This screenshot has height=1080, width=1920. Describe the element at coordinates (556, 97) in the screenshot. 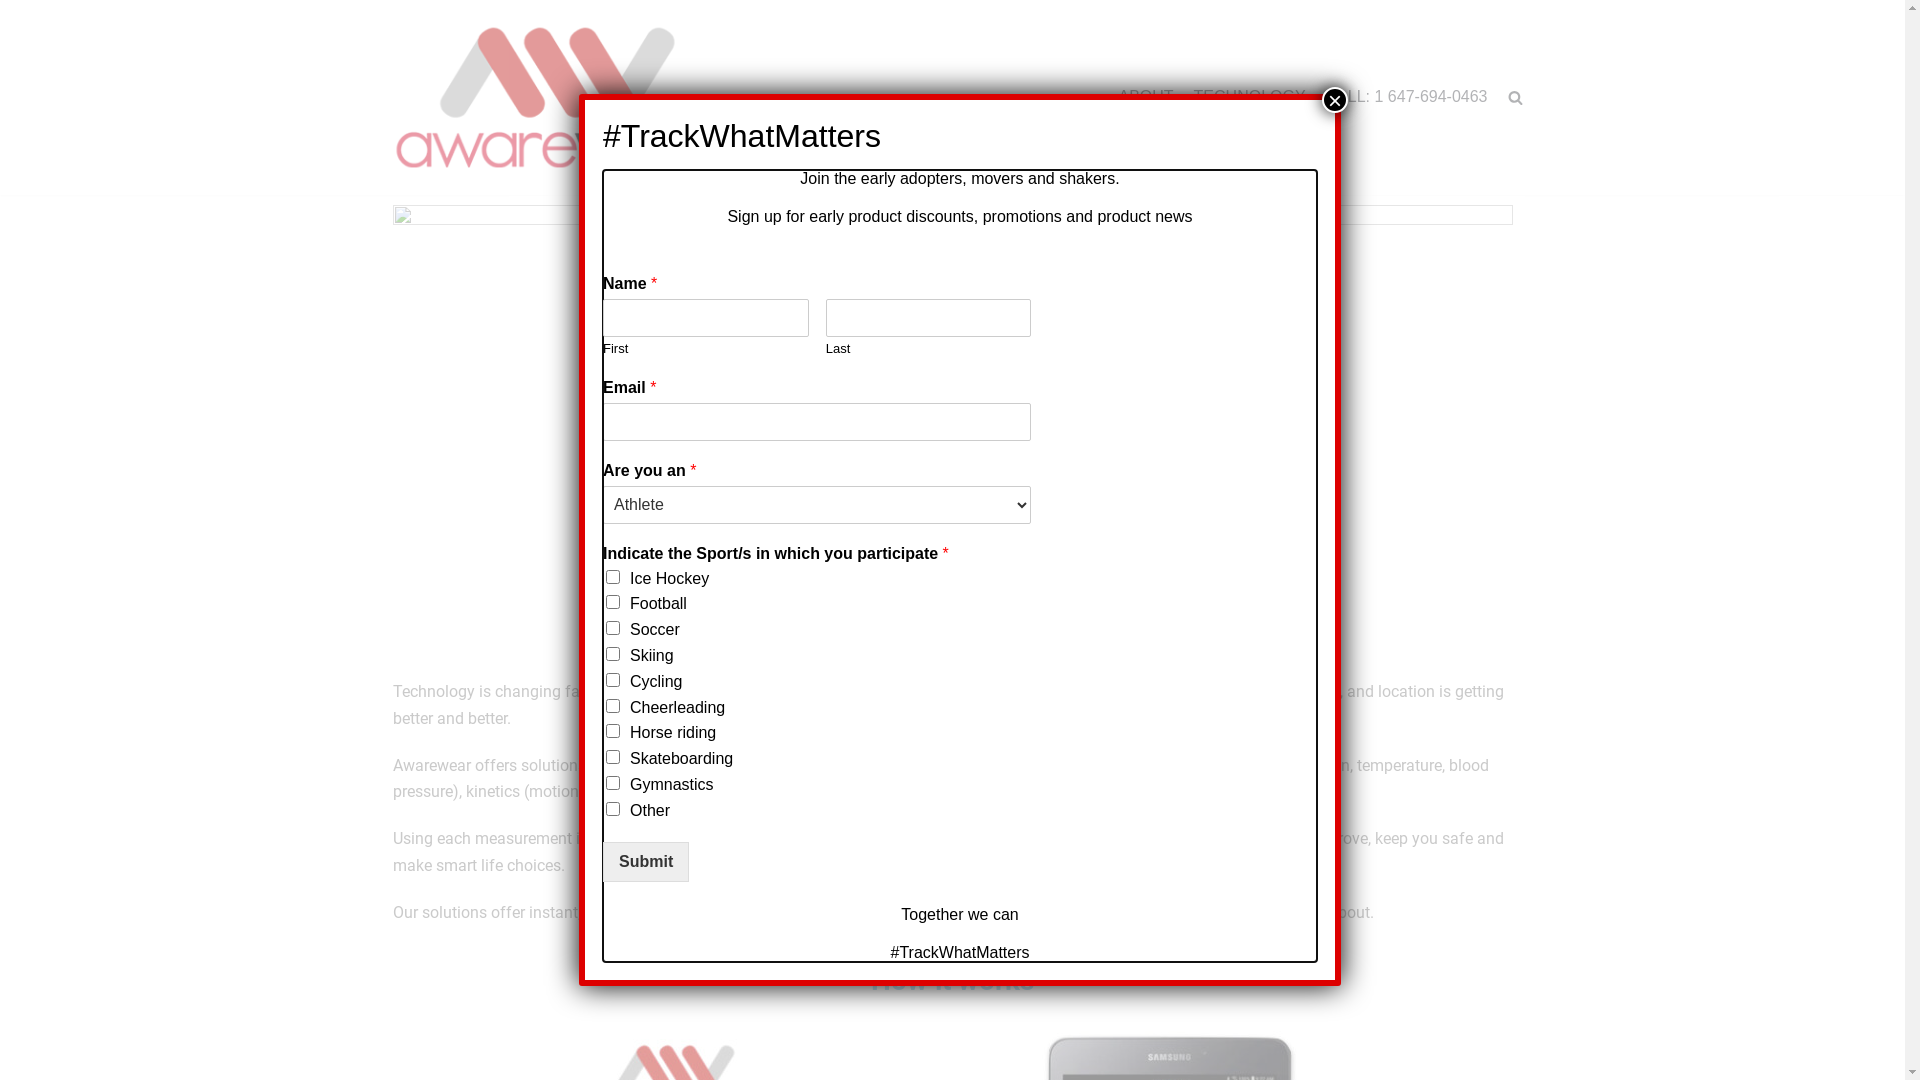

I see `'awarewear'` at that location.